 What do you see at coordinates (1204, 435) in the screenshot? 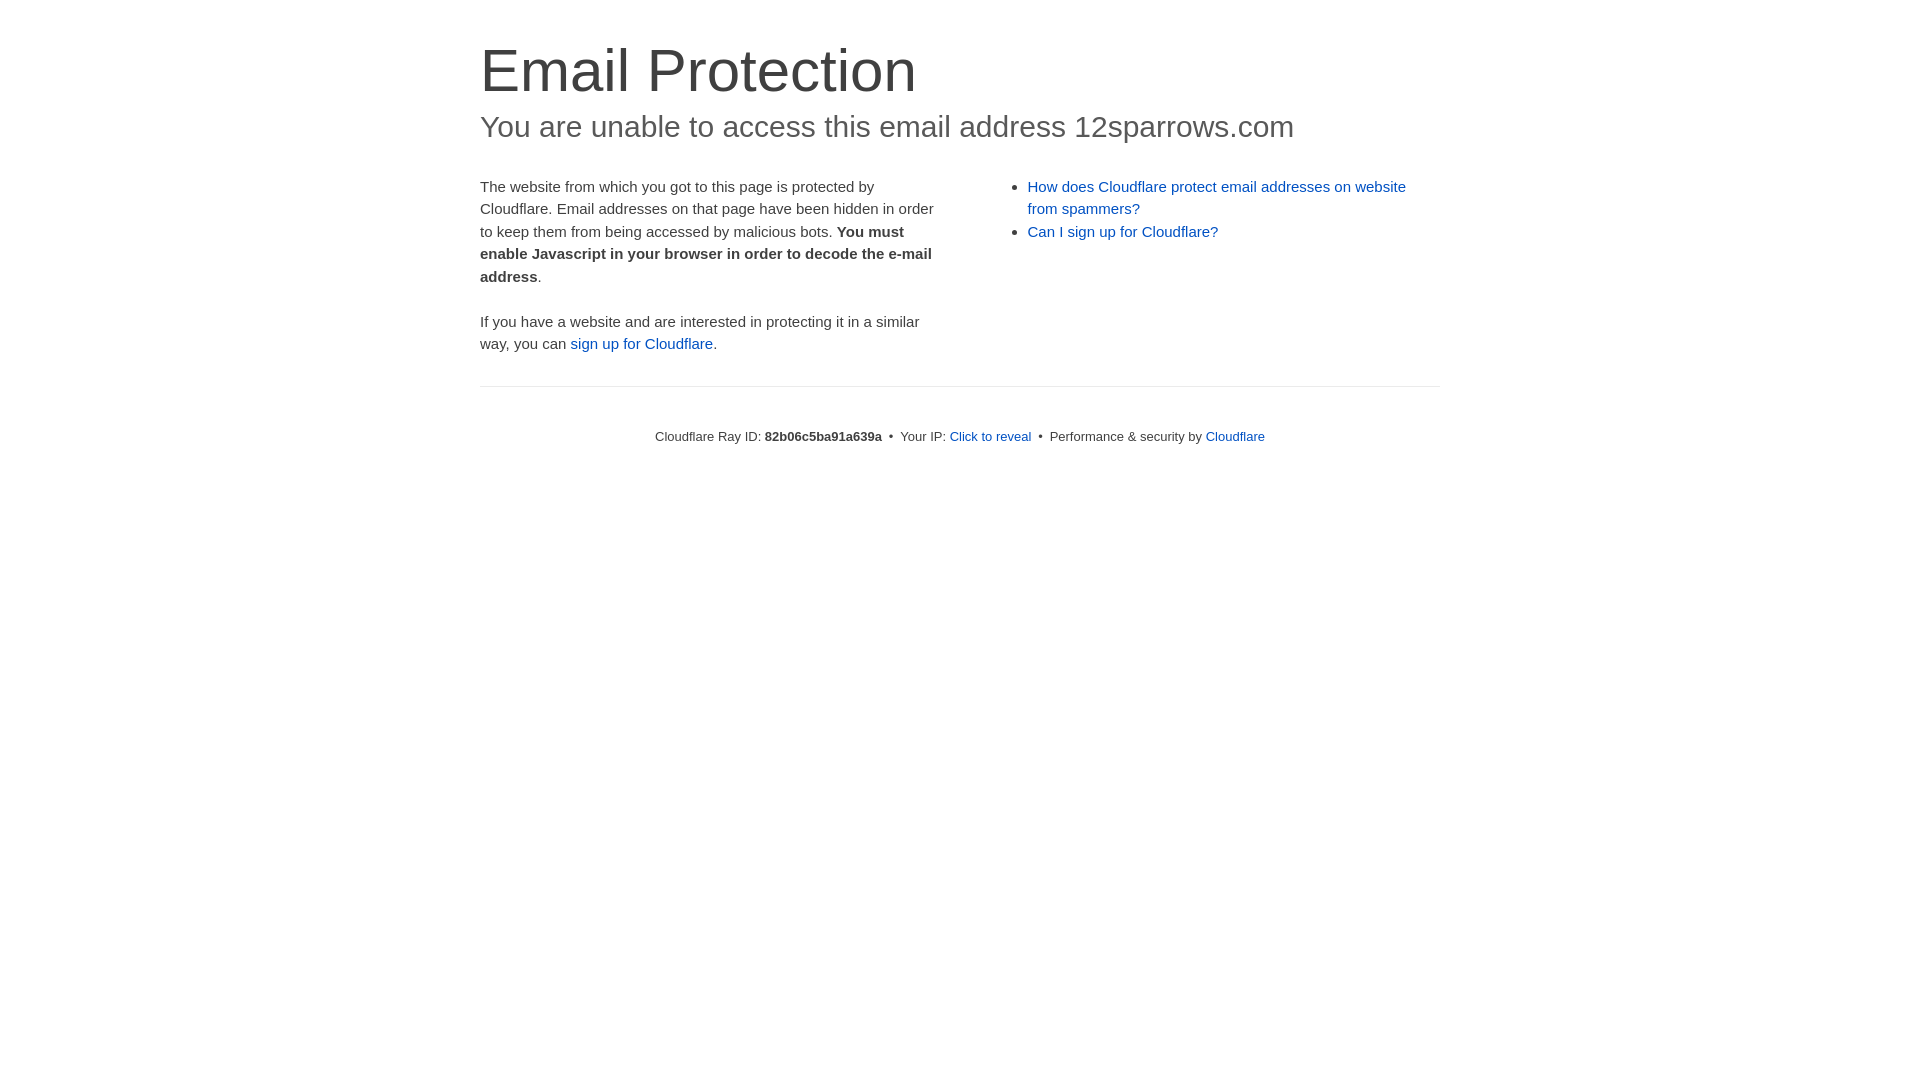
I see `'Cloudflare'` at bounding box center [1204, 435].